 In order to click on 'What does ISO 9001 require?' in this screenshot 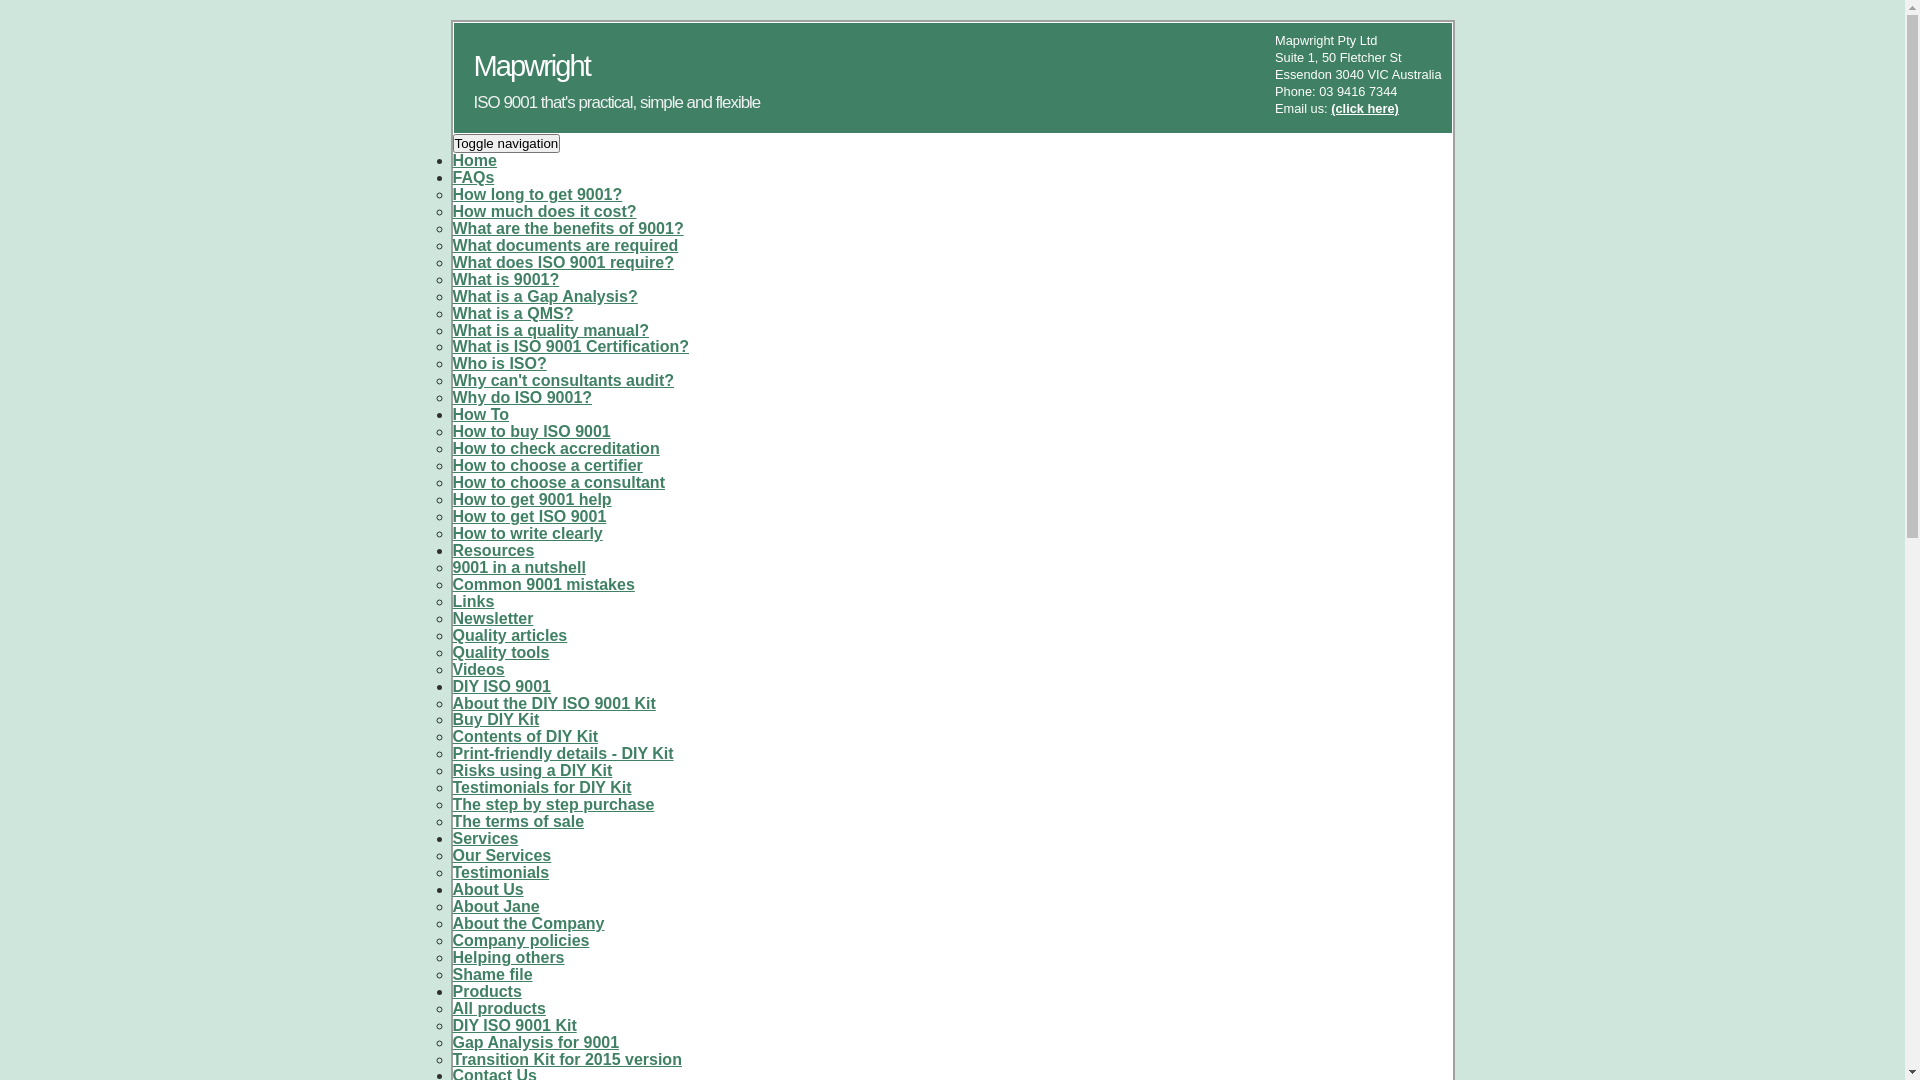, I will do `click(561, 261)`.